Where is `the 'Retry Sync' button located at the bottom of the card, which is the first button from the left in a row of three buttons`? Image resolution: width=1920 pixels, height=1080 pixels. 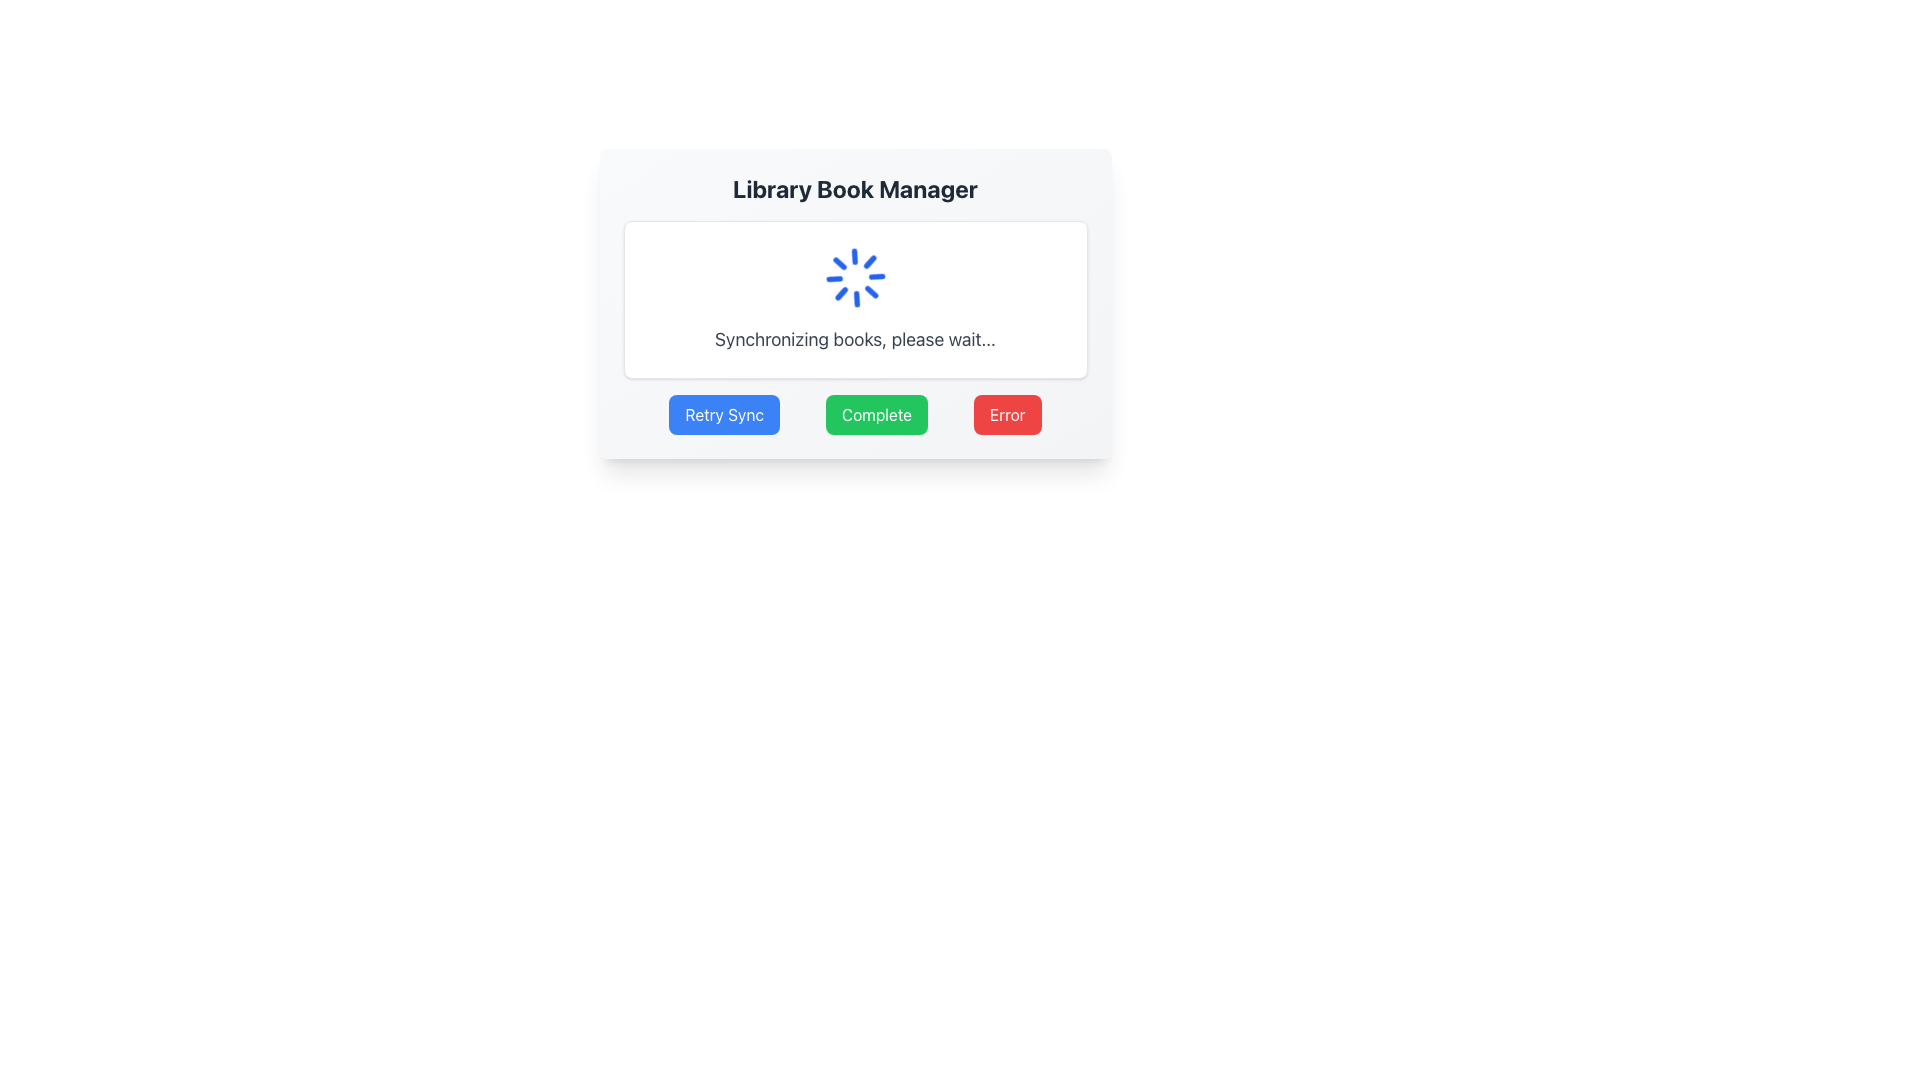 the 'Retry Sync' button located at the bottom of the card, which is the first button from the left in a row of three buttons is located at coordinates (723, 414).